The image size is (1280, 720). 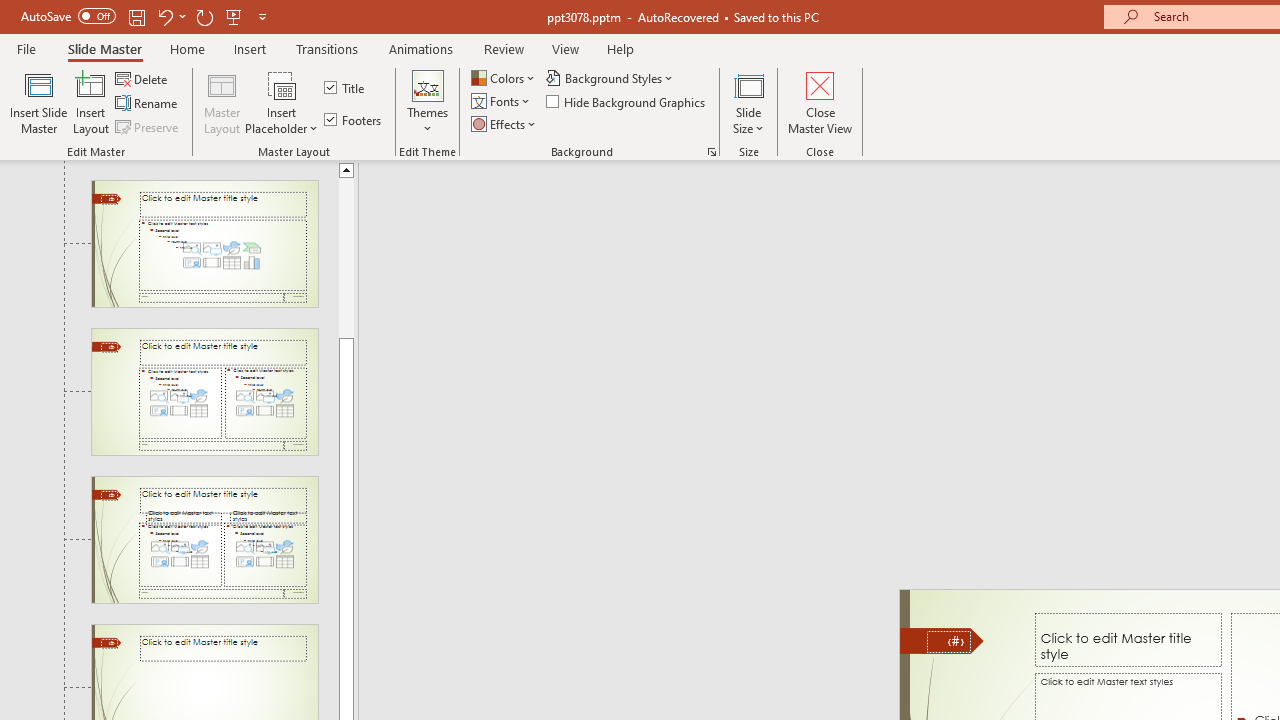 I want to click on 'Slide Two Content Layout: used by no slides', so click(x=204, y=392).